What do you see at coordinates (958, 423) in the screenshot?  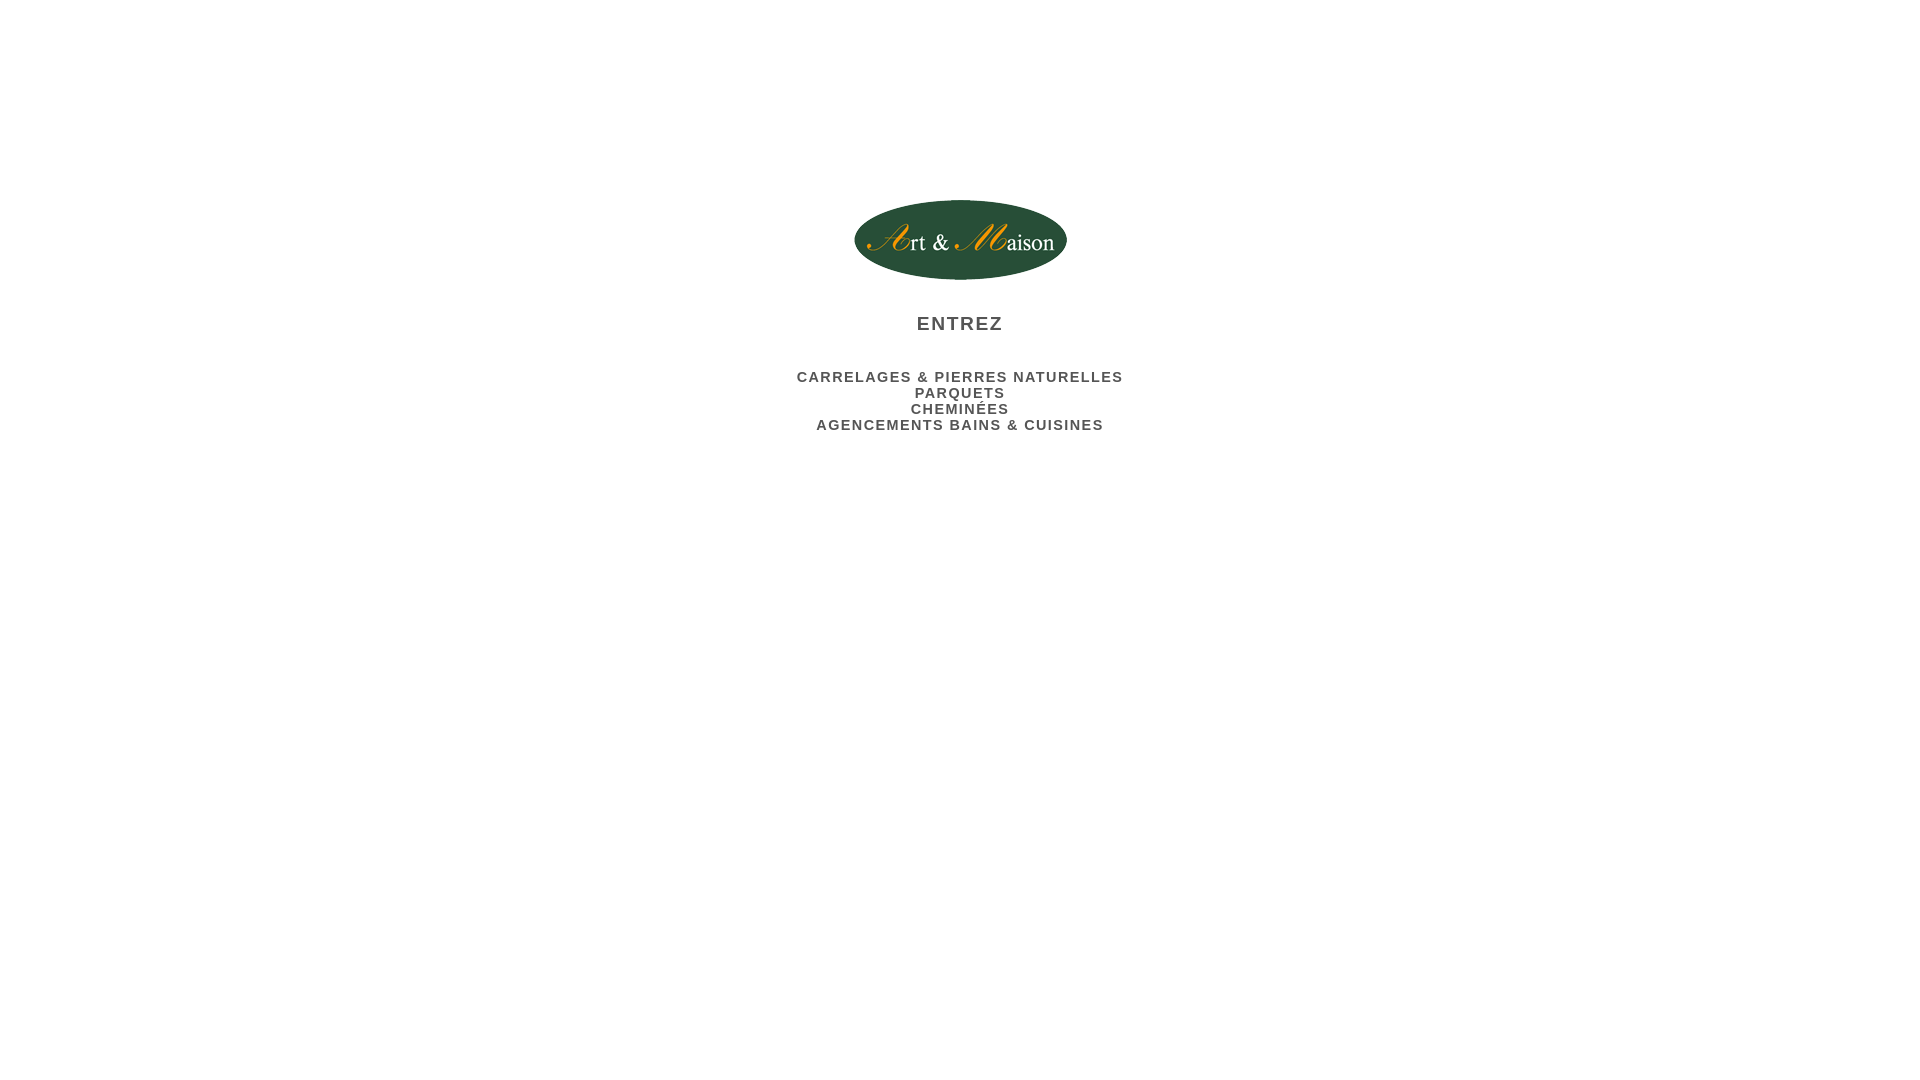 I see `'AGENCEMENTS BAINS & CUISINES'` at bounding box center [958, 423].